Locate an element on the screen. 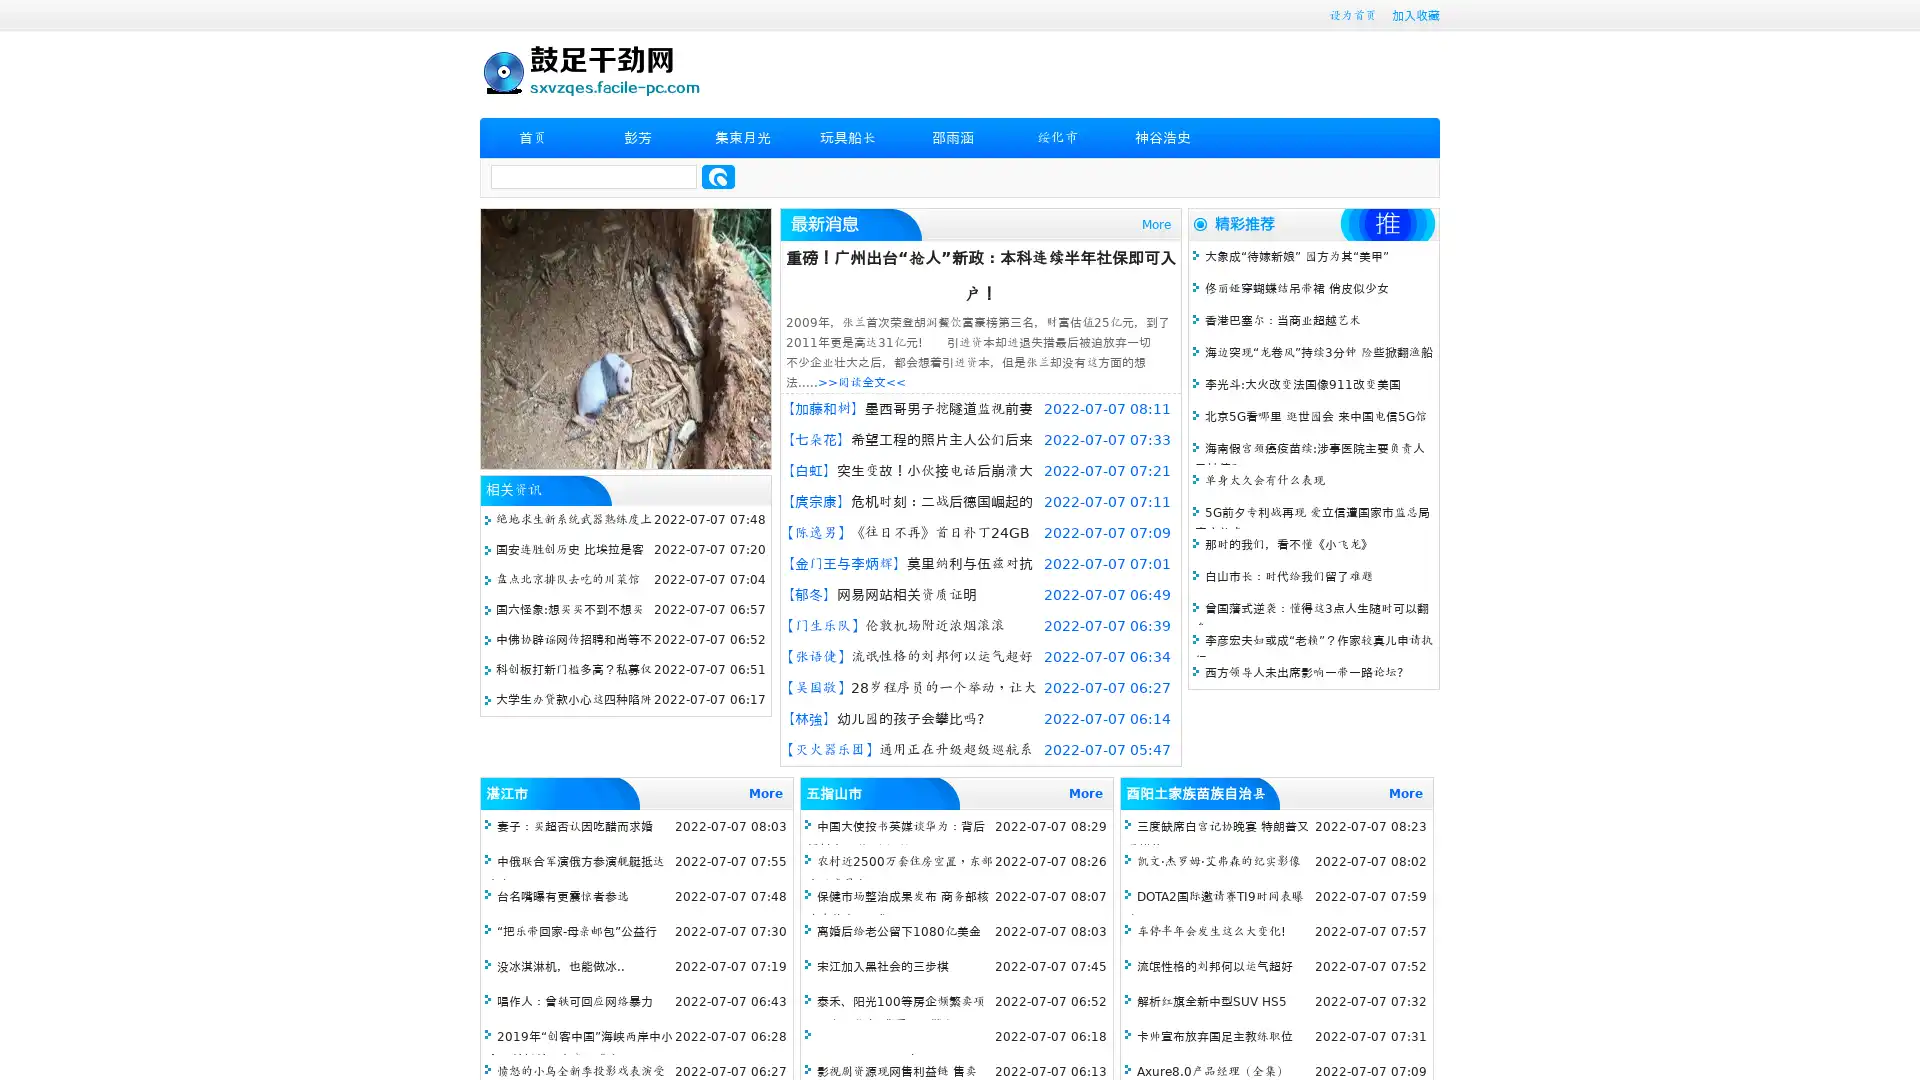  Search is located at coordinates (718, 176).